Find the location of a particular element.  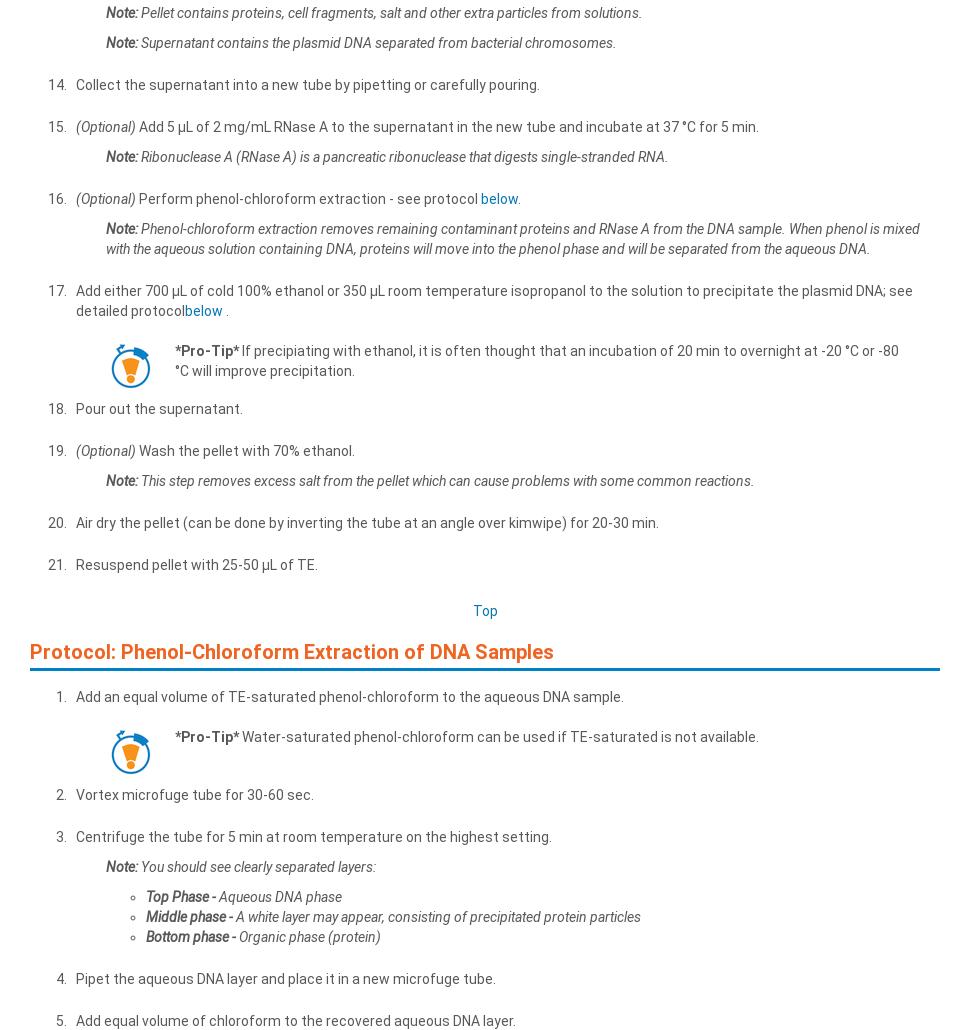

'Add 5 μL of 2 mg/mL RNase A to the supernatant in the new tube and incubate at 37 °C for 5 min.' is located at coordinates (446, 124).